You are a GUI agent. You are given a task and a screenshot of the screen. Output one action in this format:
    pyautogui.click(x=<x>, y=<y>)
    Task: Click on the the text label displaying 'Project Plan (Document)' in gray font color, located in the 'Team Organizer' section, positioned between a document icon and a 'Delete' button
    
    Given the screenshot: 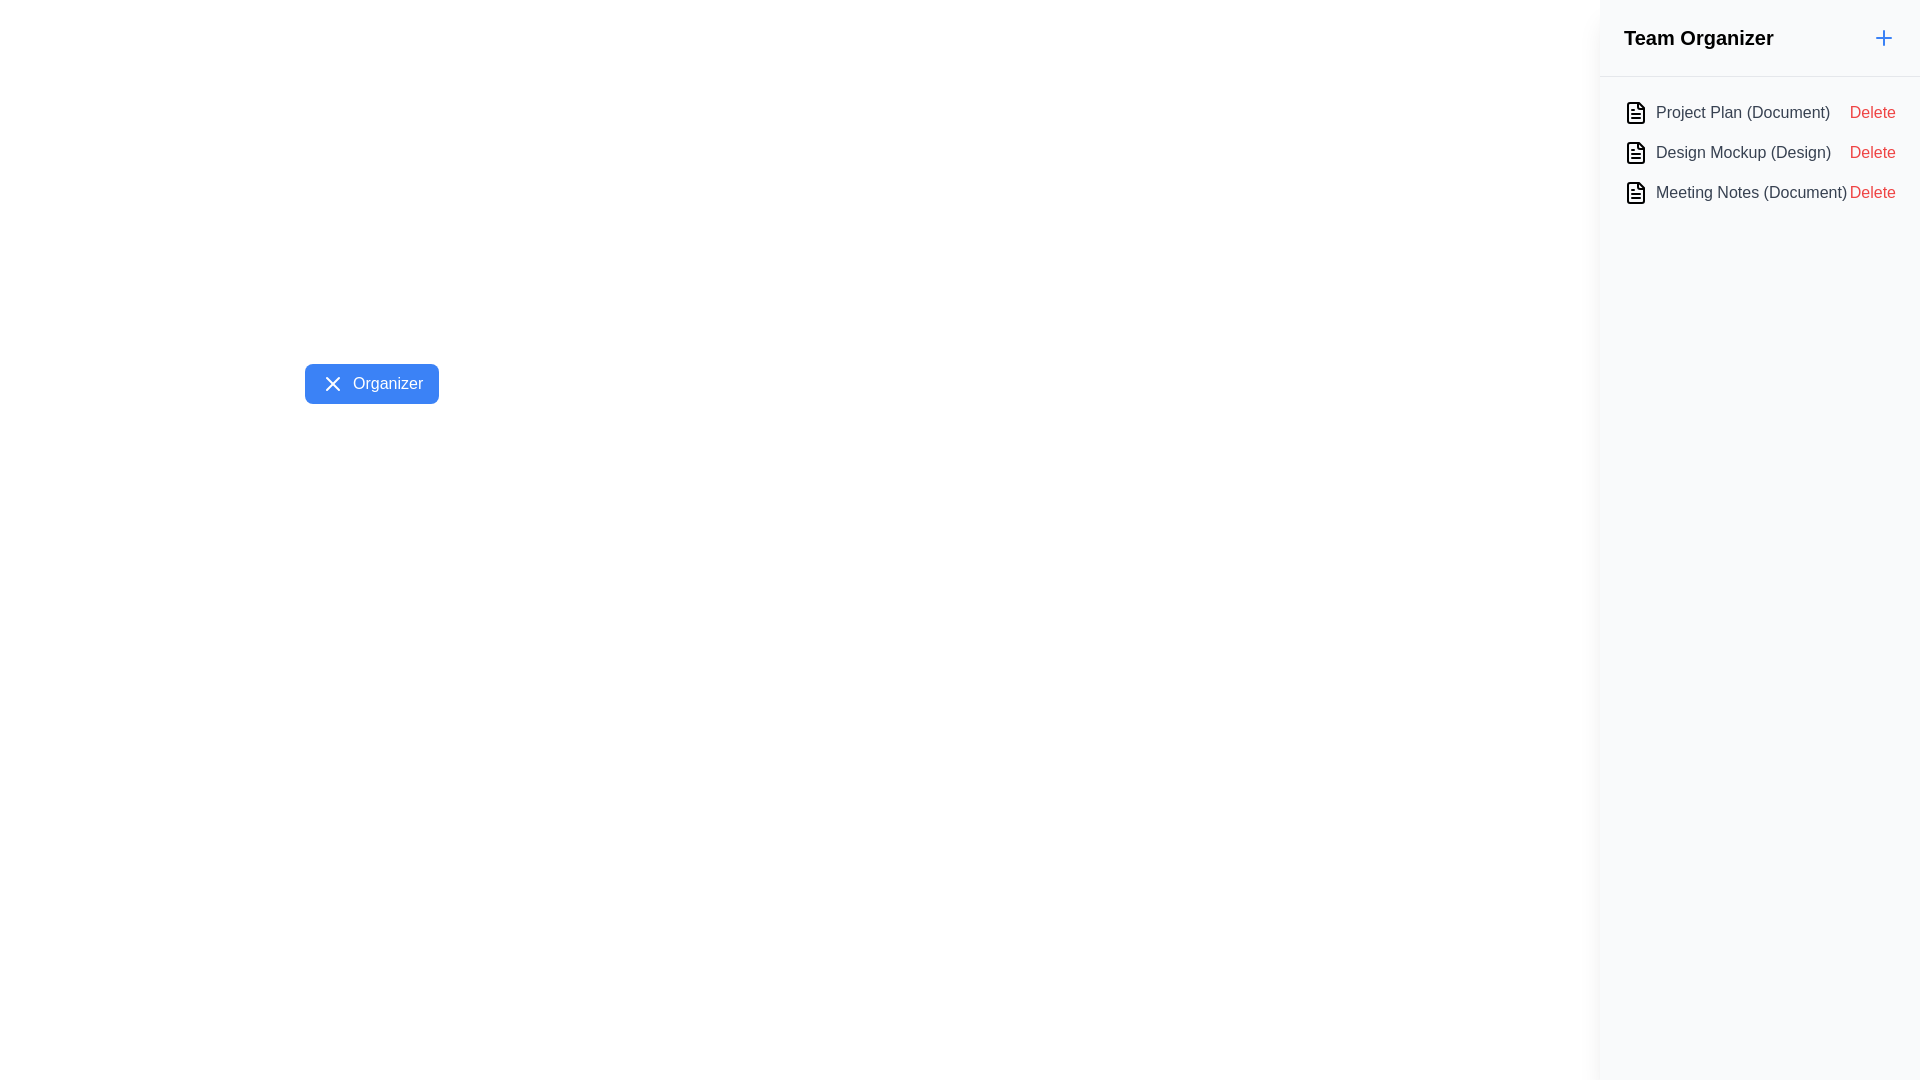 What is the action you would take?
    pyautogui.click(x=1742, y=112)
    